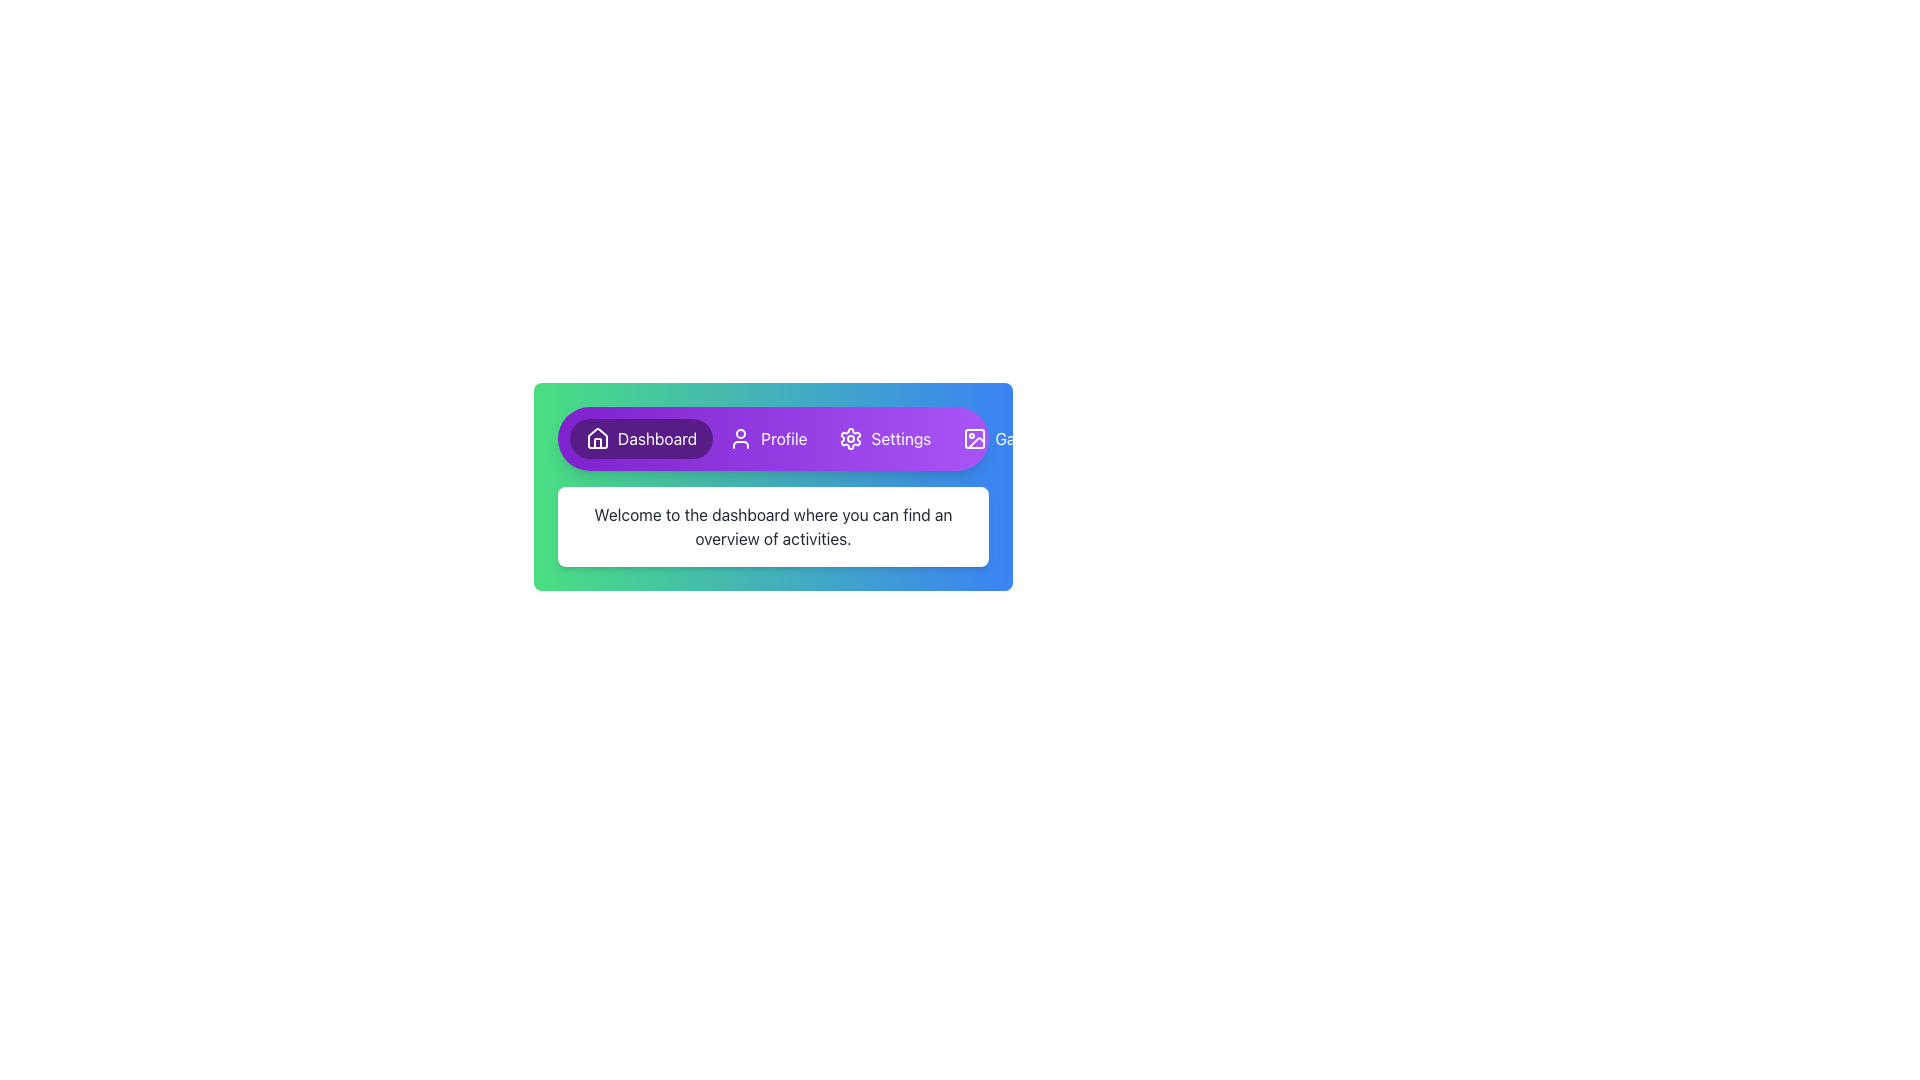  Describe the element at coordinates (657, 438) in the screenshot. I see `the 'Dashboard' text label, which is styled in white text on a purple background in the top-left corner of the navbar` at that location.